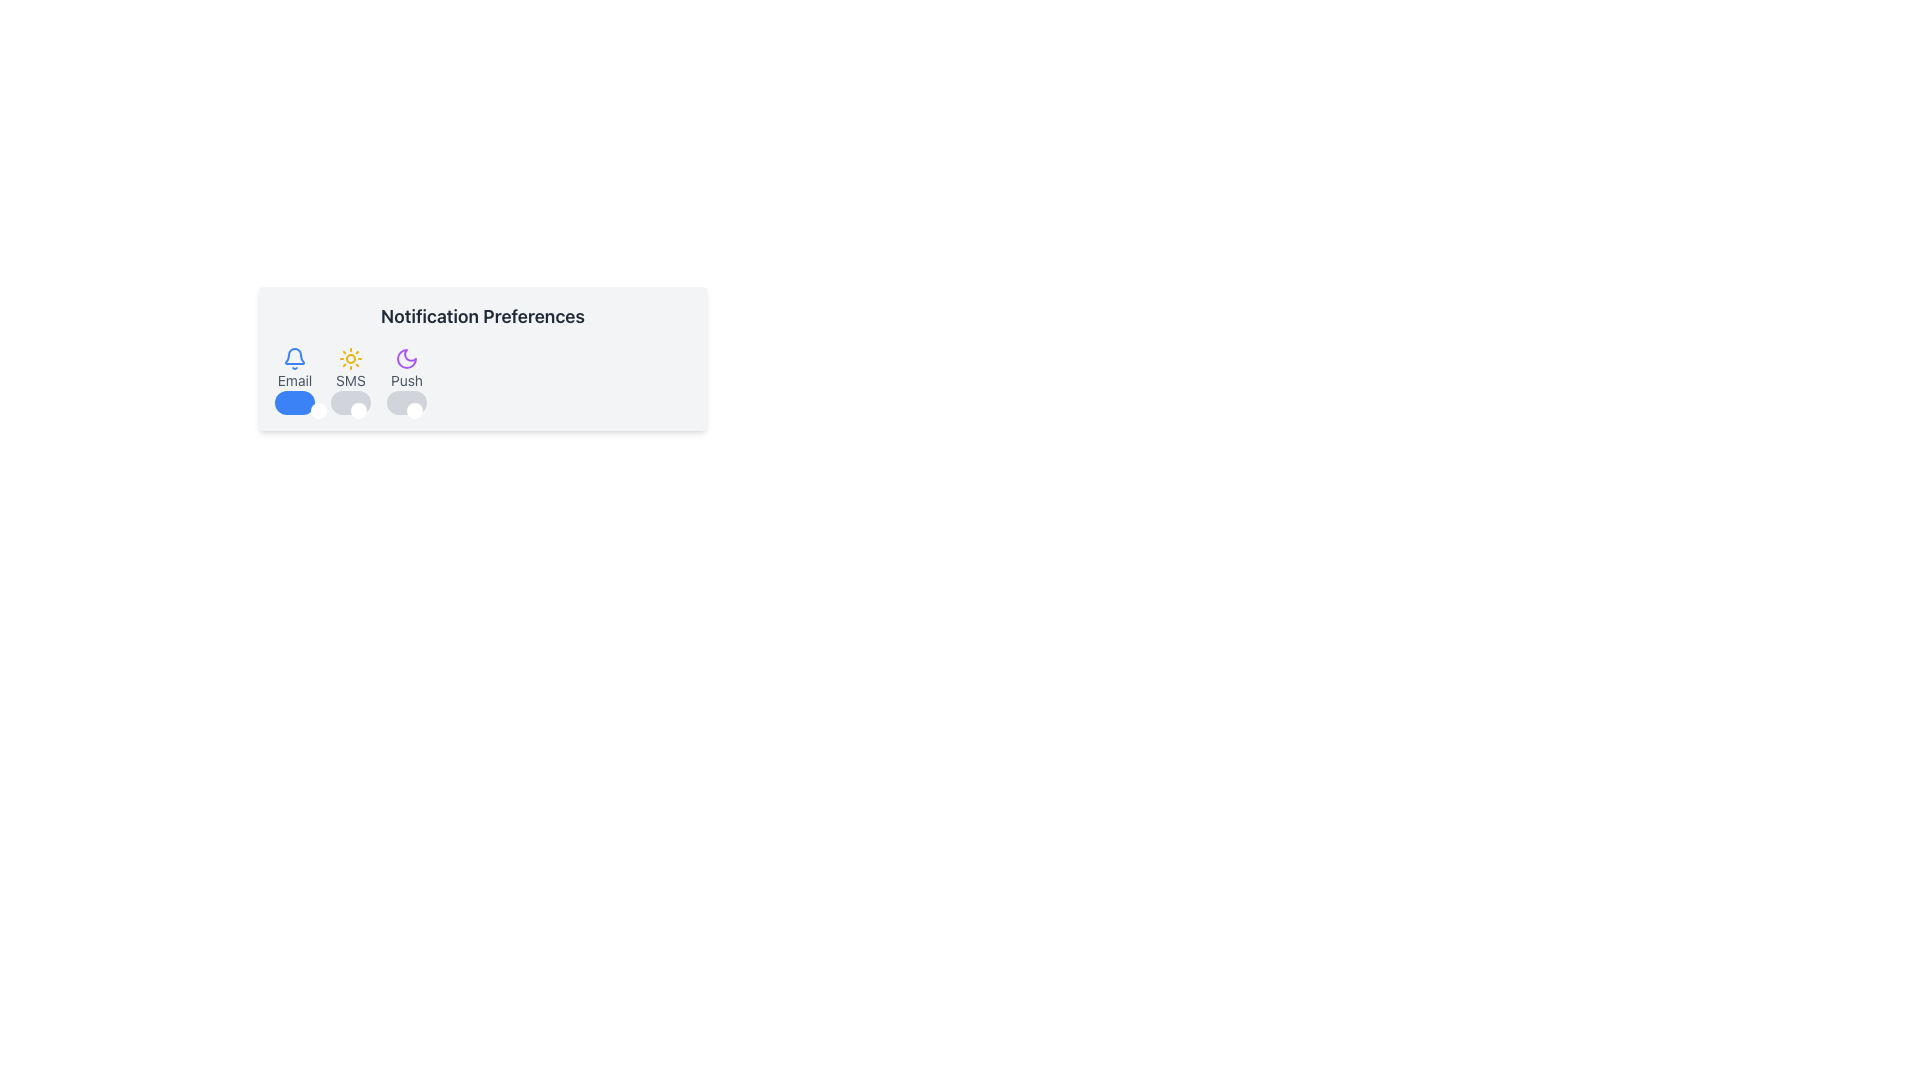  What do you see at coordinates (406, 381) in the screenshot?
I see `the text label displaying 'Push', which is located underneath the purple moon icon in the 'Notification Preferences' section` at bounding box center [406, 381].